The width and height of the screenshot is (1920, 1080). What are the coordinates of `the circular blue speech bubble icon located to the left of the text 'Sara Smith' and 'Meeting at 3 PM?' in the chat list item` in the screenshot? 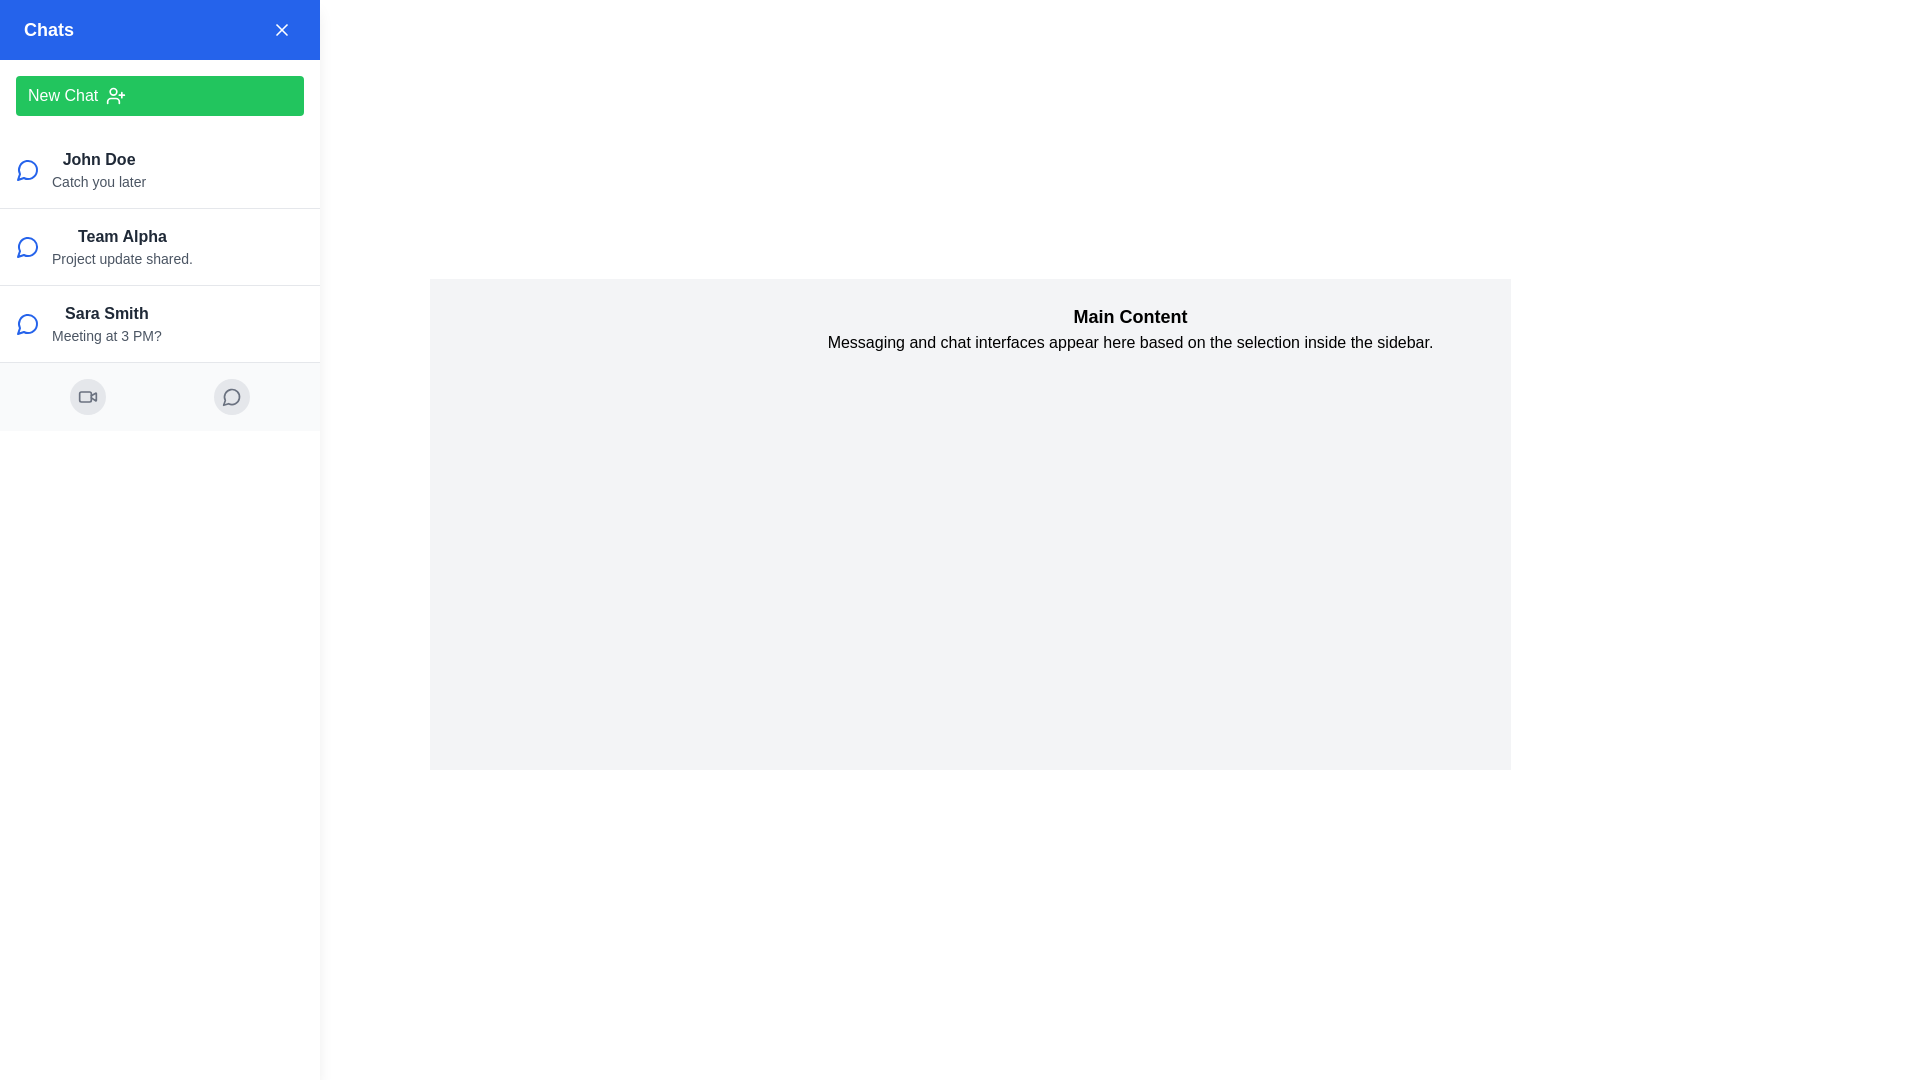 It's located at (28, 323).